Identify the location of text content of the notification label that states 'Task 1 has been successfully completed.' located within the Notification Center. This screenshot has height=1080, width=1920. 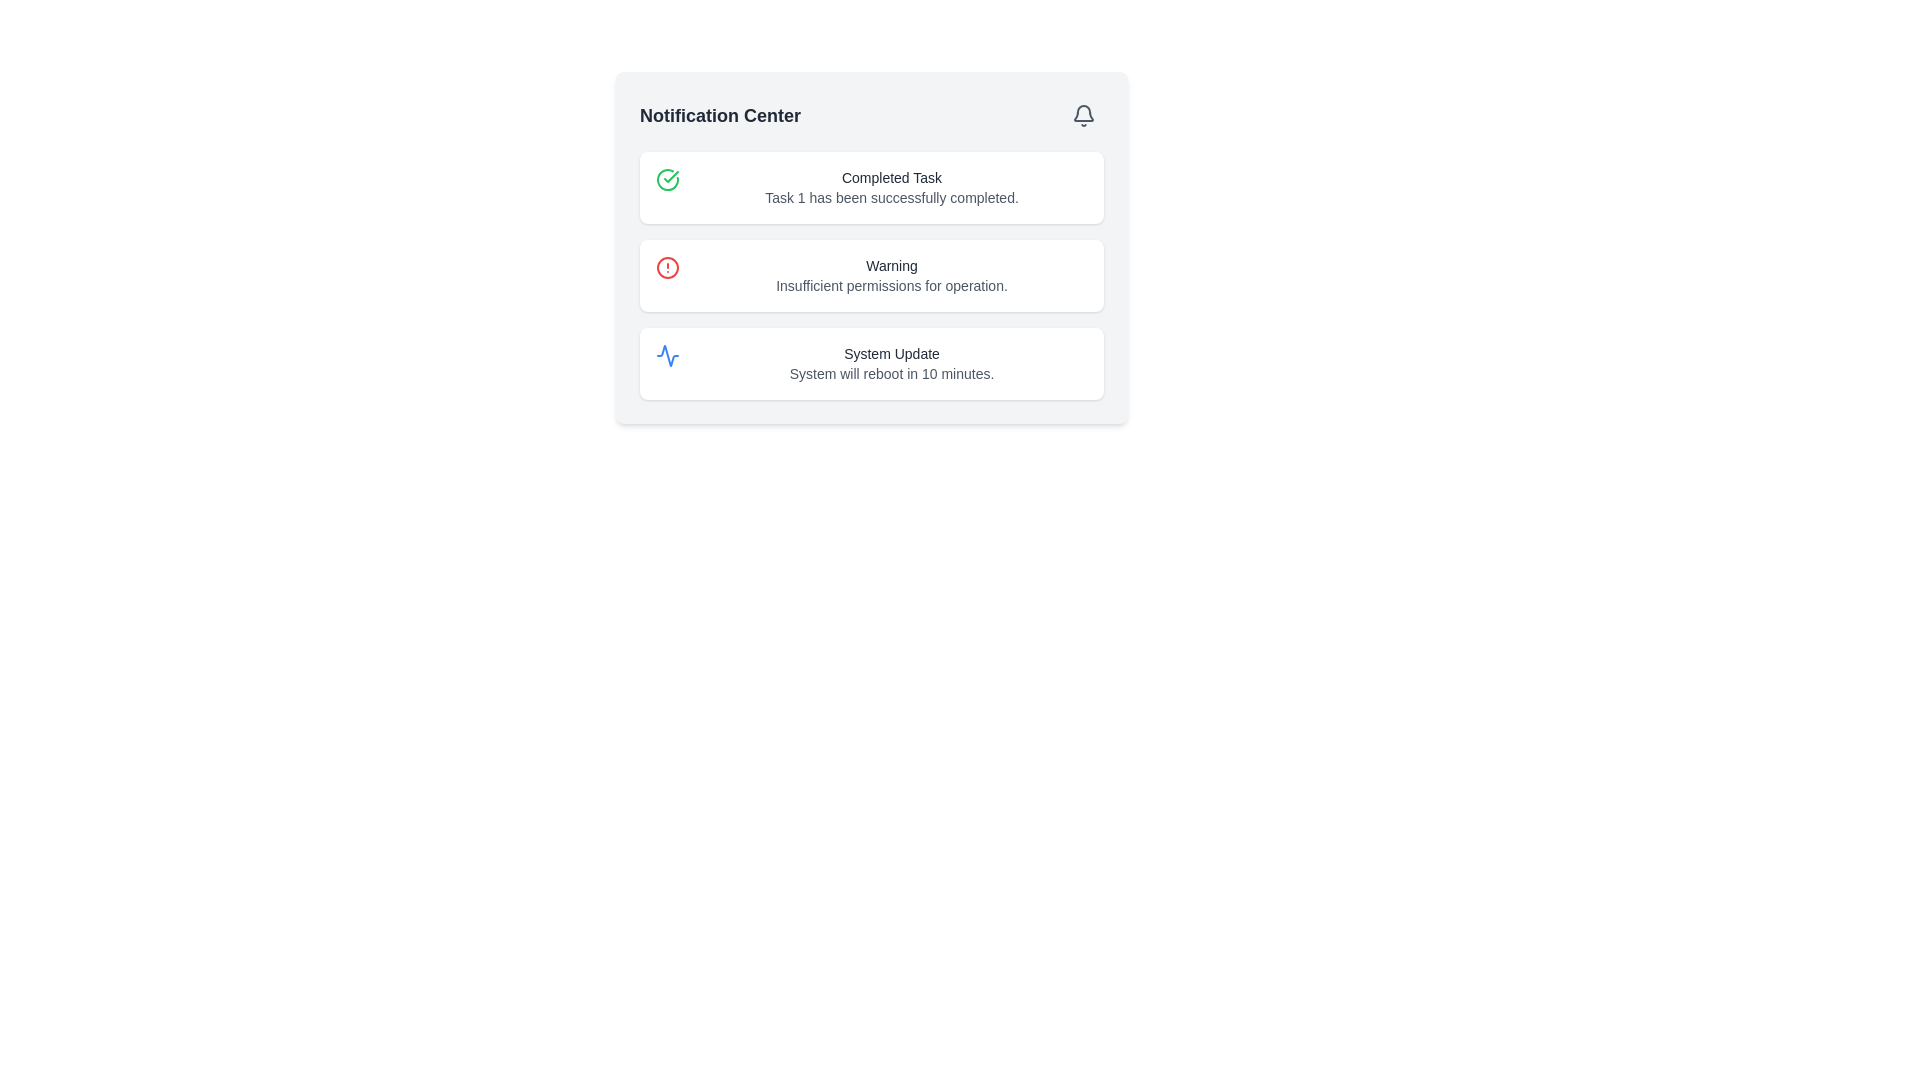
(891, 197).